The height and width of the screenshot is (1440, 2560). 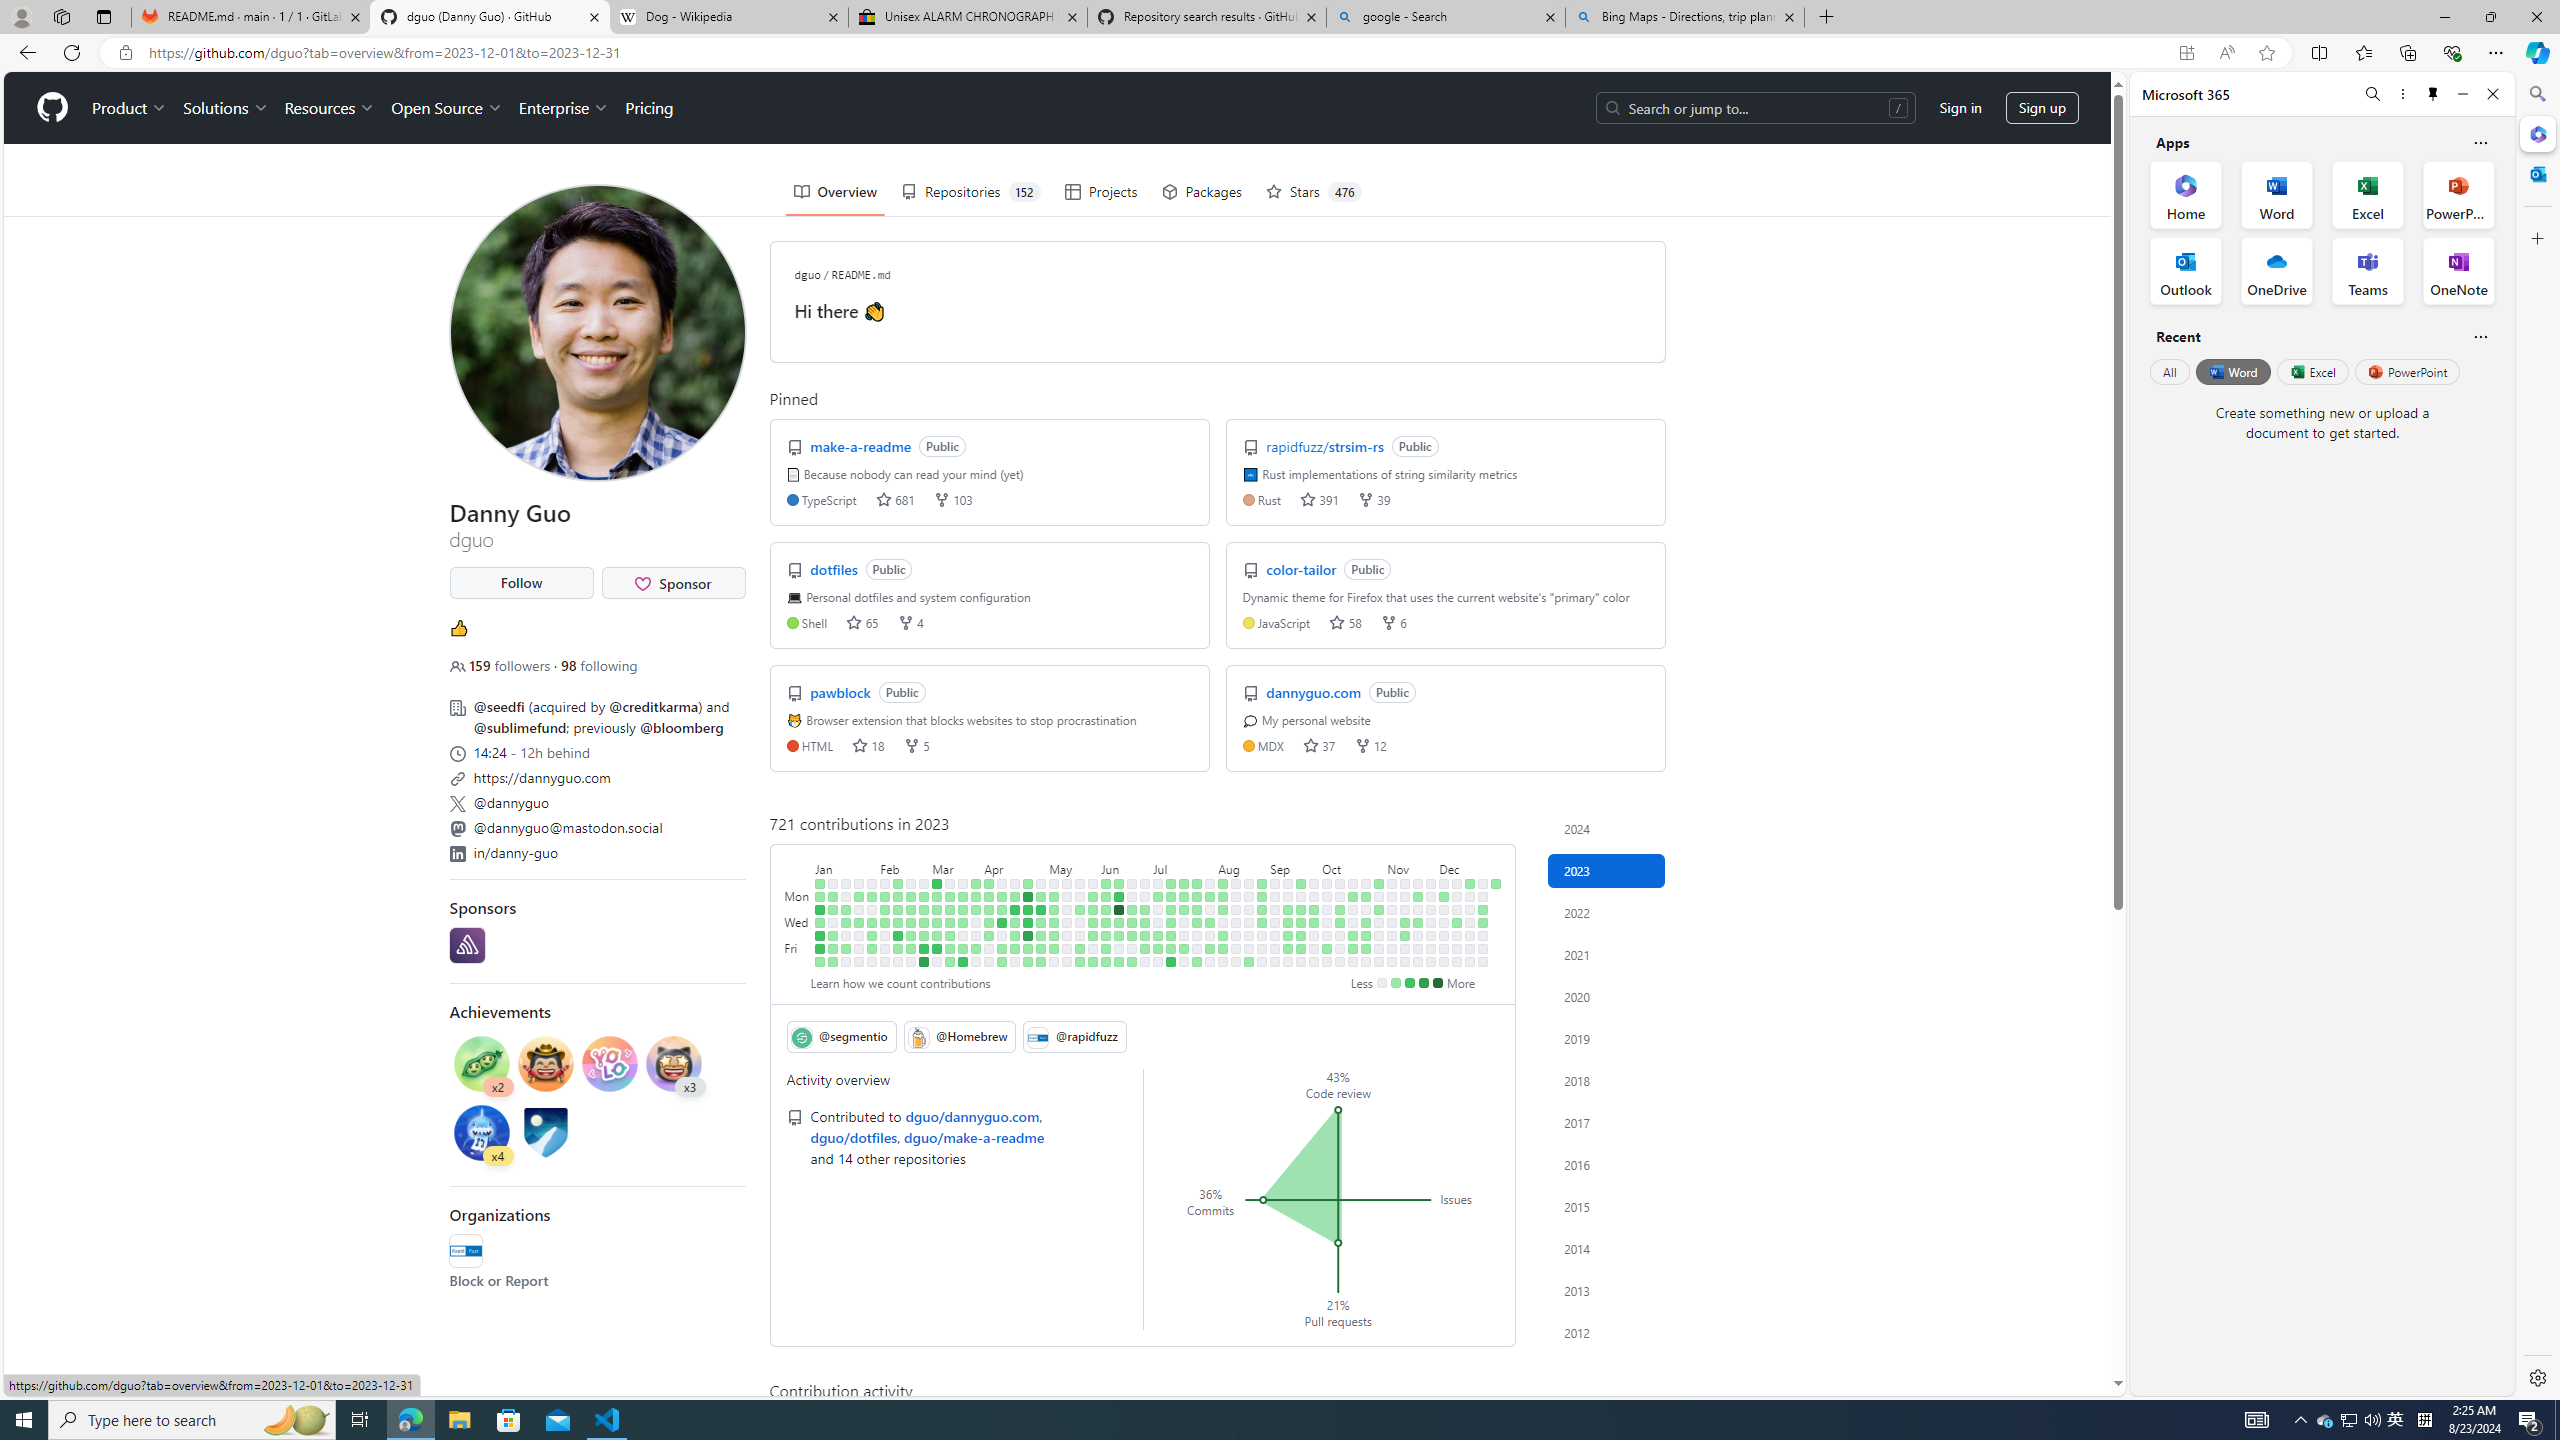 What do you see at coordinates (1028, 934) in the screenshot?
I see `'19 contributions on April 27th.'` at bounding box center [1028, 934].